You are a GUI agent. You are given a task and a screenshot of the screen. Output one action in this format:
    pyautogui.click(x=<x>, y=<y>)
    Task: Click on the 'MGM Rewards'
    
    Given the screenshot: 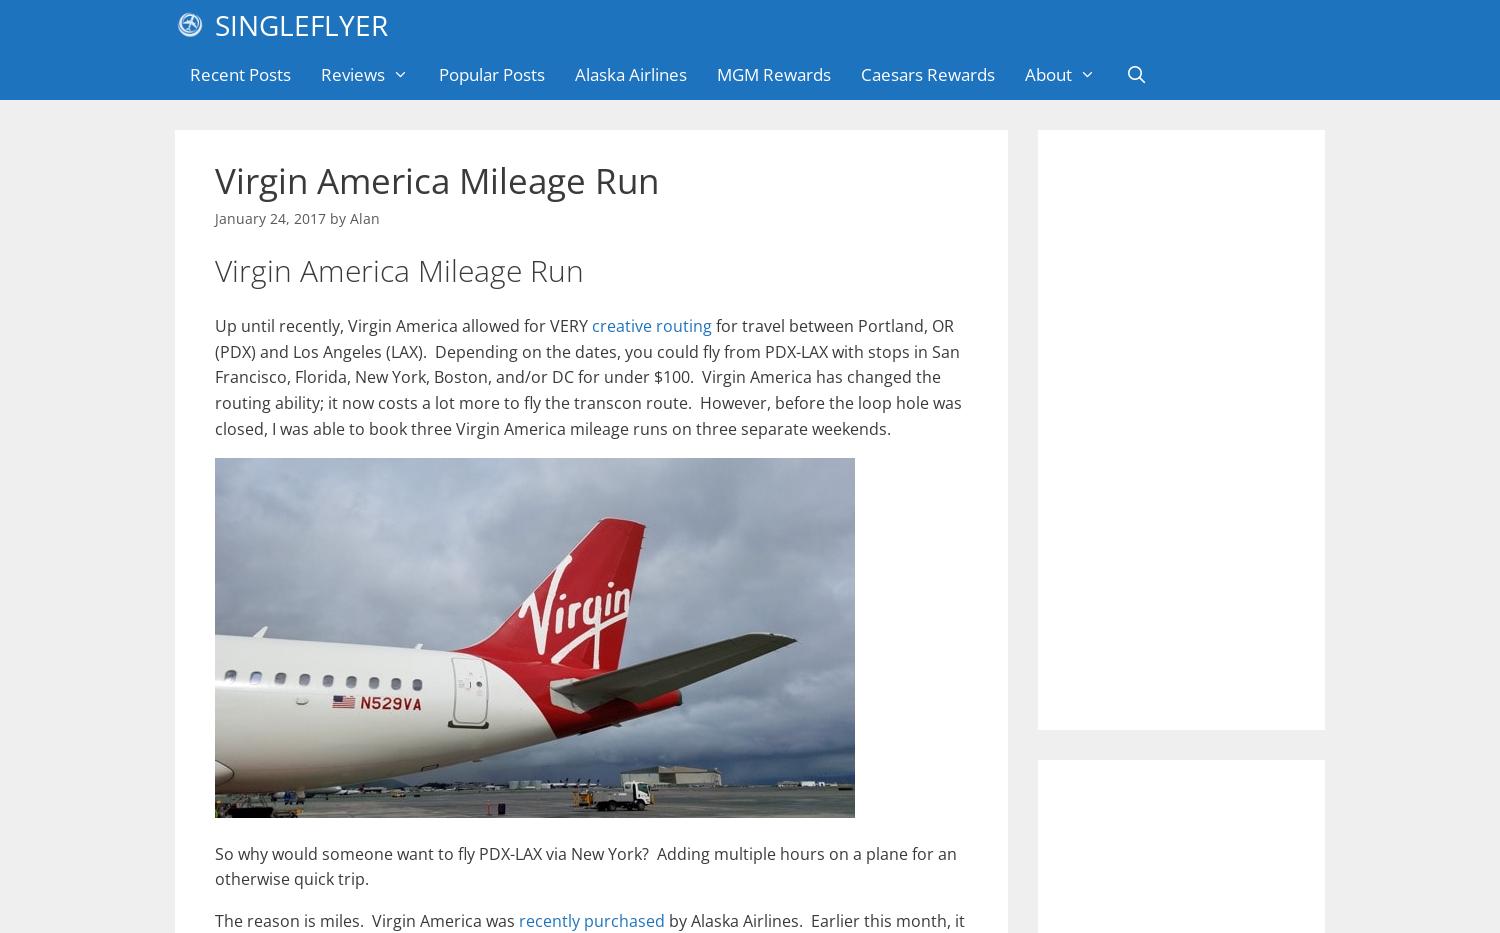 What is the action you would take?
    pyautogui.click(x=714, y=74)
    